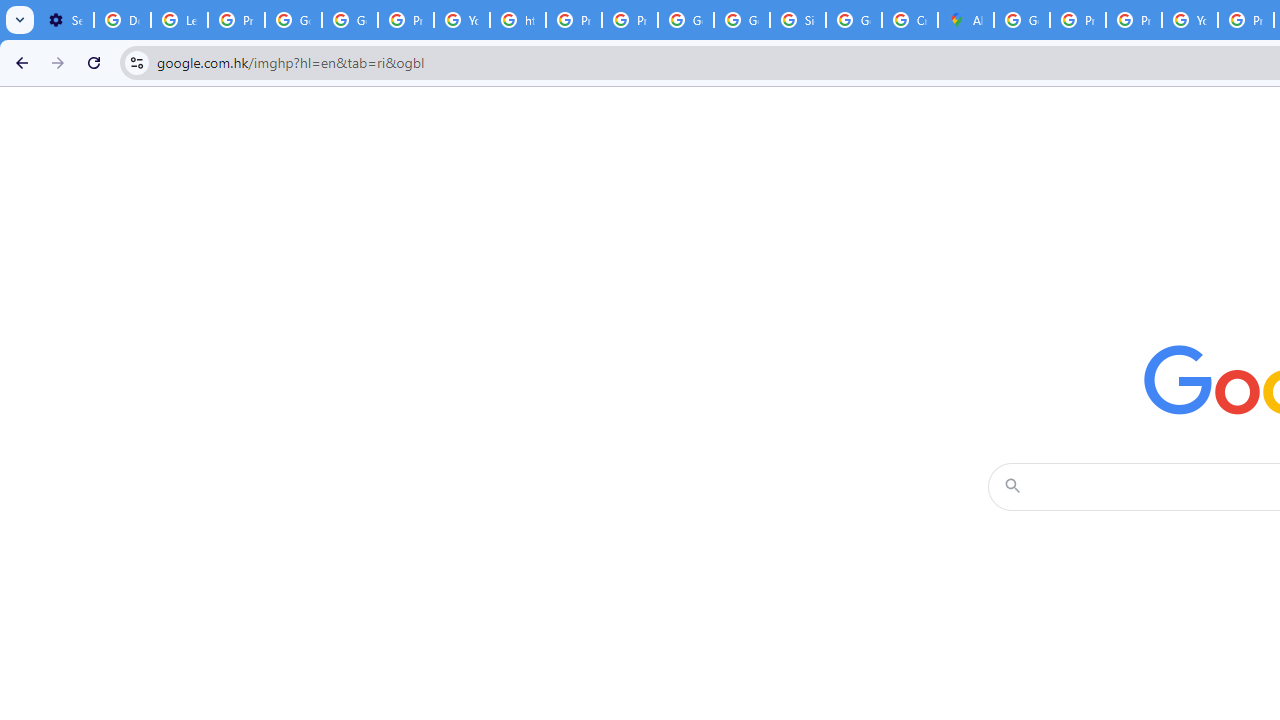 This screenshot has height=720, width=1280. I want to click on 'Create your Google Account', so click(909, 20).